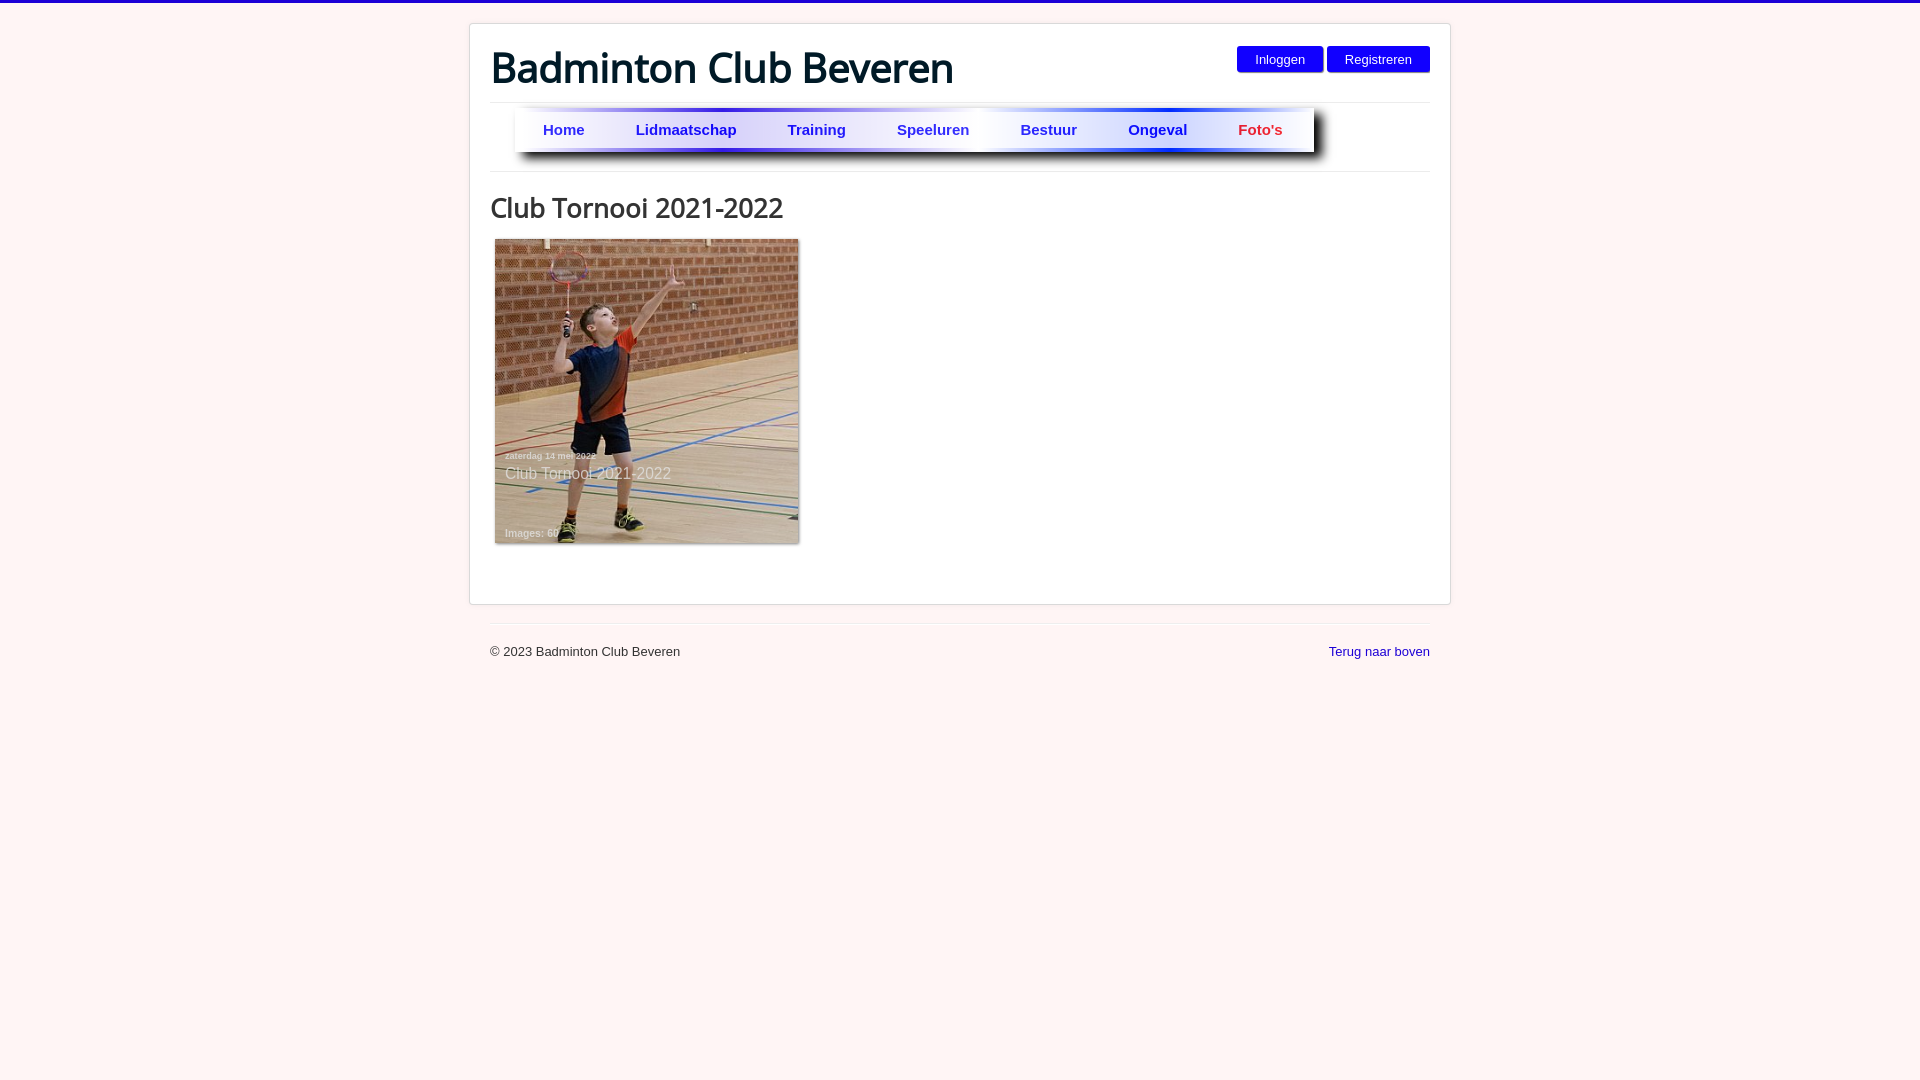  What do you see at coordinates (1158, 130) in the screenshot?
I see `'Ongeval'` at bounding box center [1158, 130].